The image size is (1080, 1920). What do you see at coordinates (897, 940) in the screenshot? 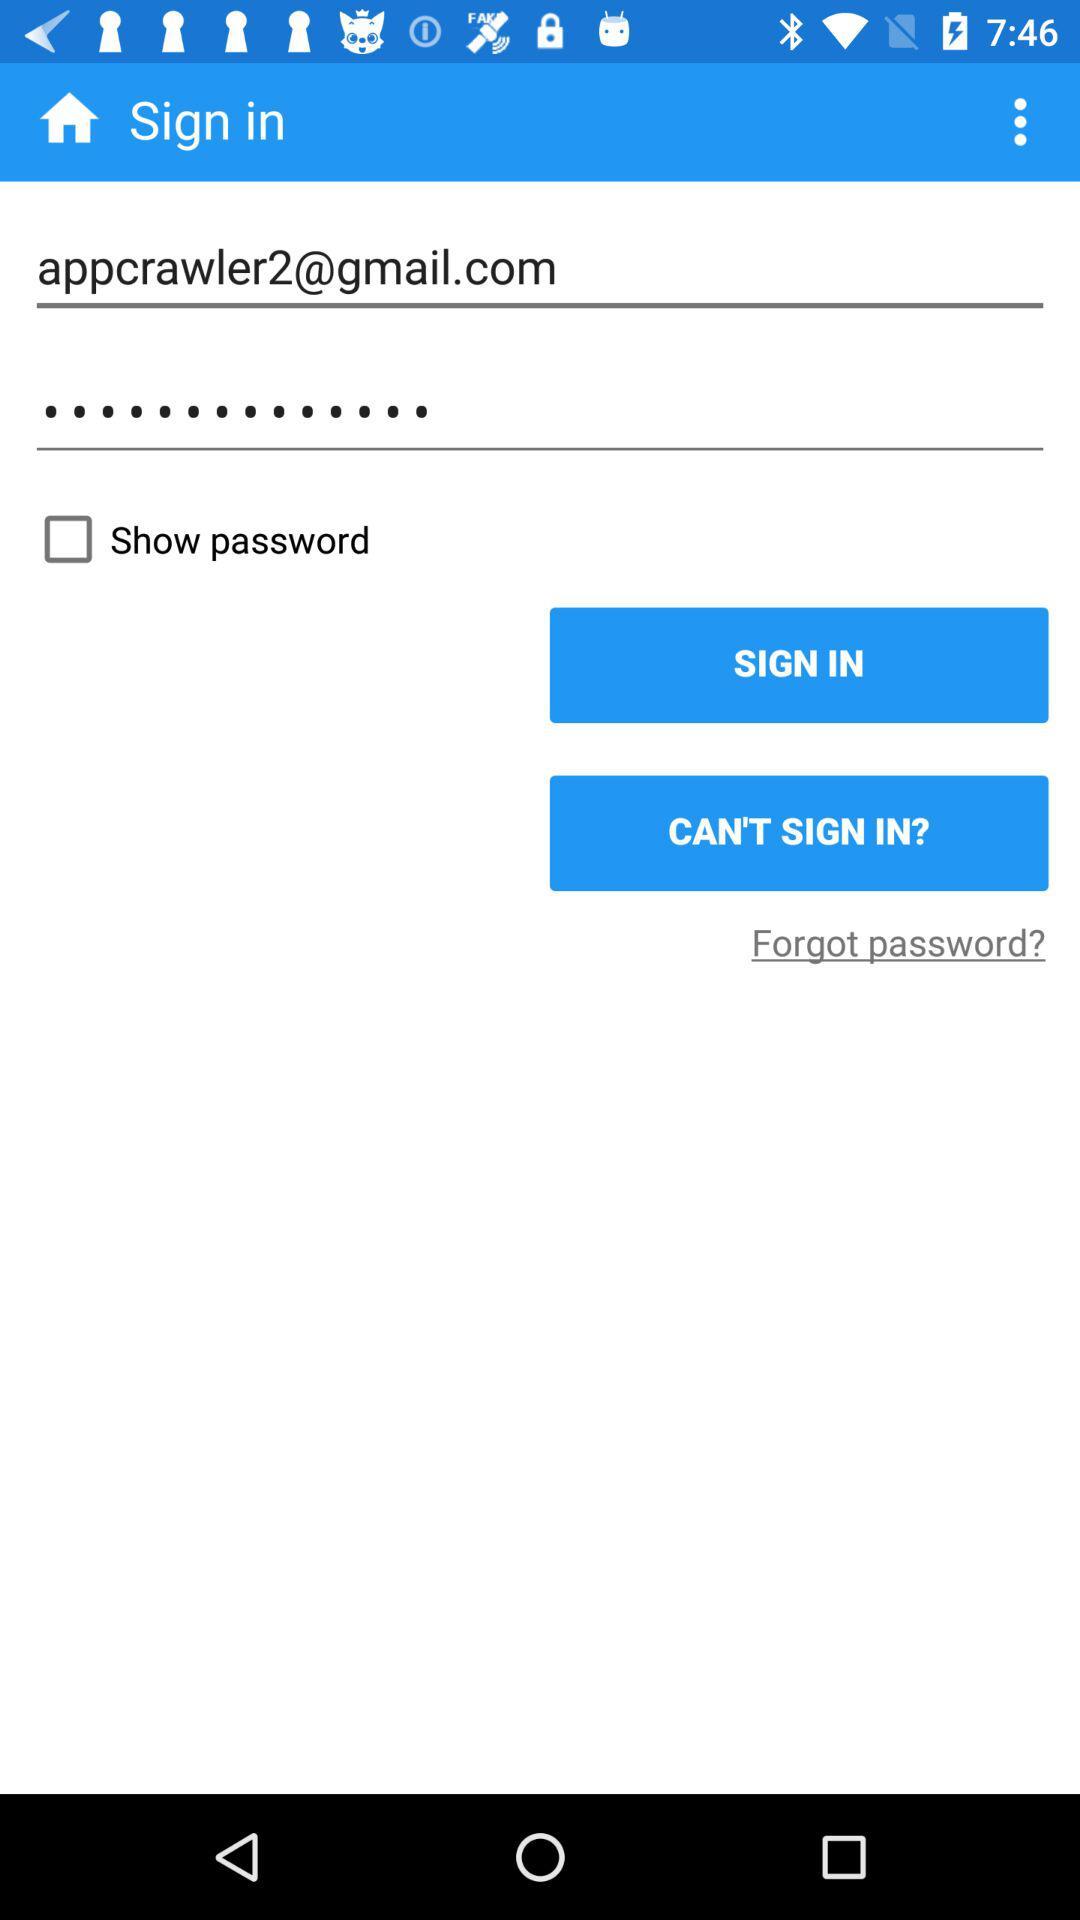
I see `item below can t sign icon` at bounding box center [897, 940].